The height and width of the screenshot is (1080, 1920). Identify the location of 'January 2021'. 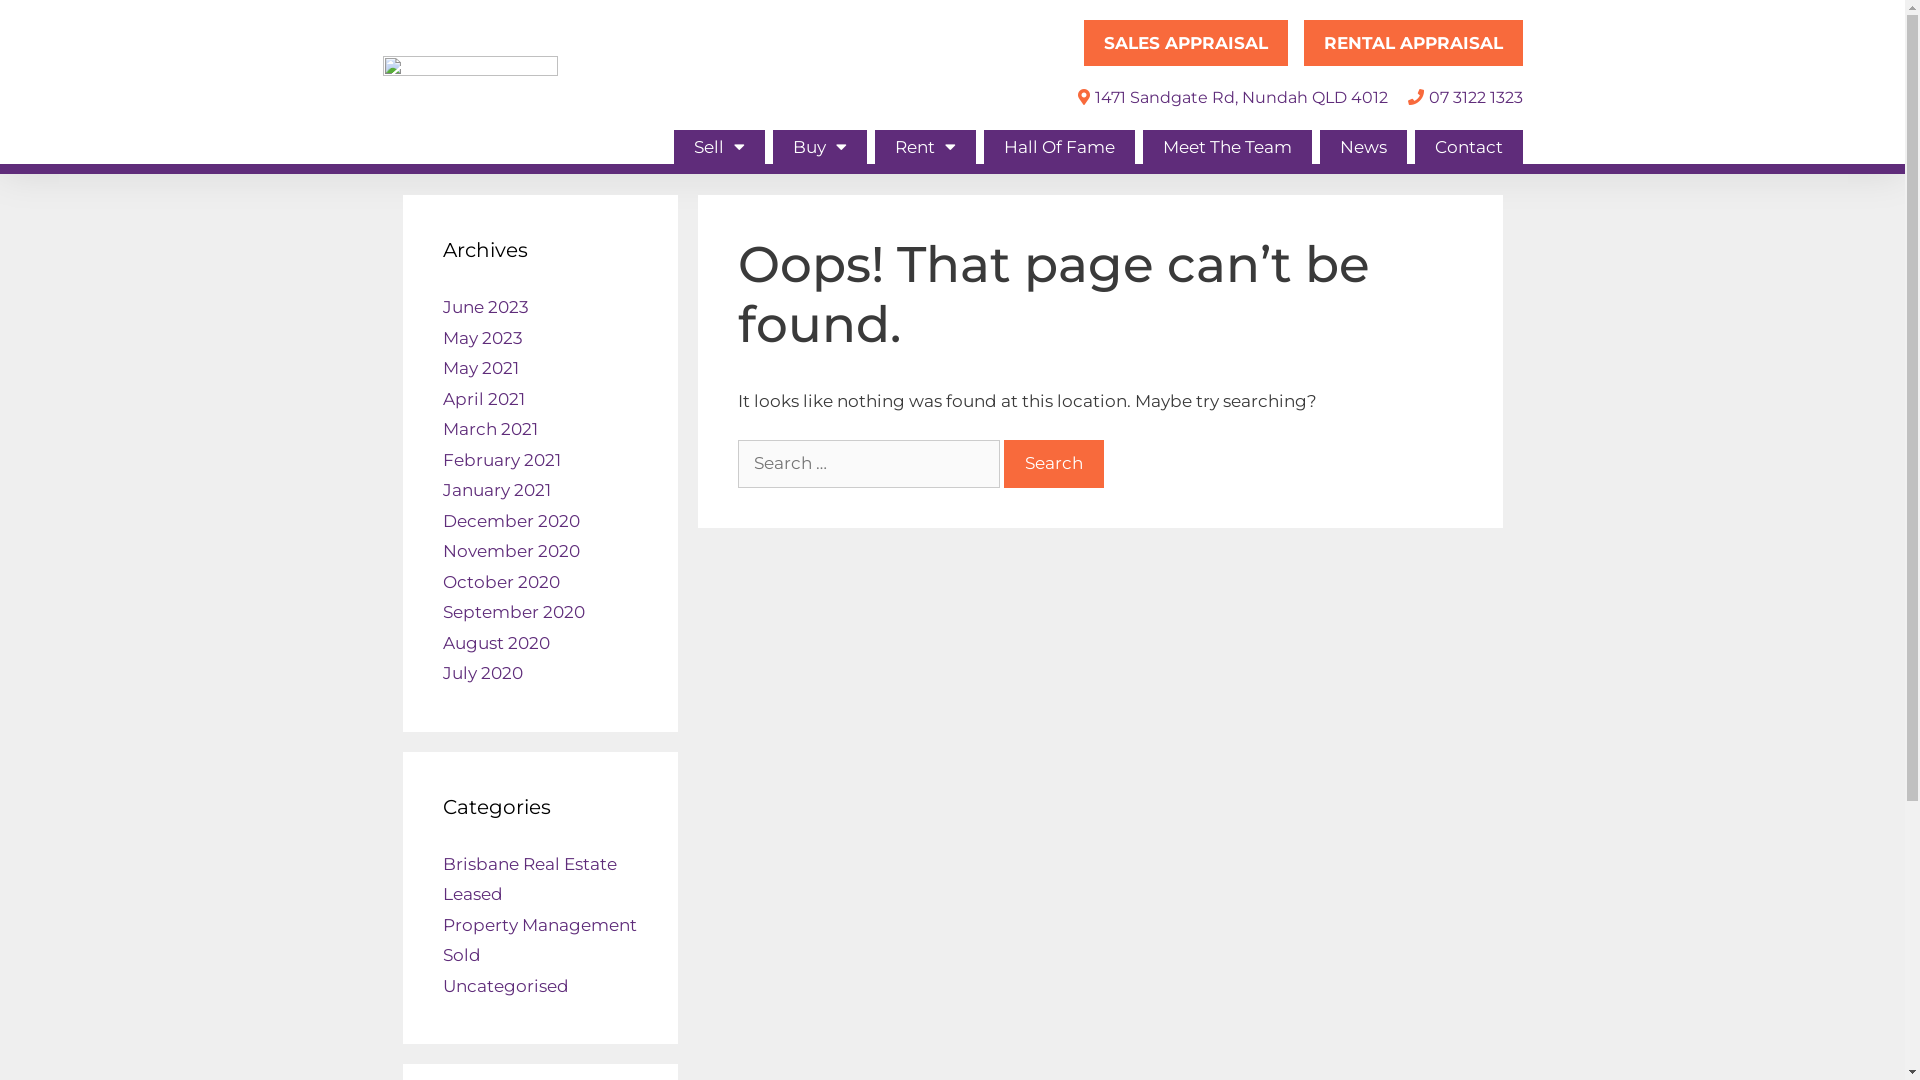
(495, 489).